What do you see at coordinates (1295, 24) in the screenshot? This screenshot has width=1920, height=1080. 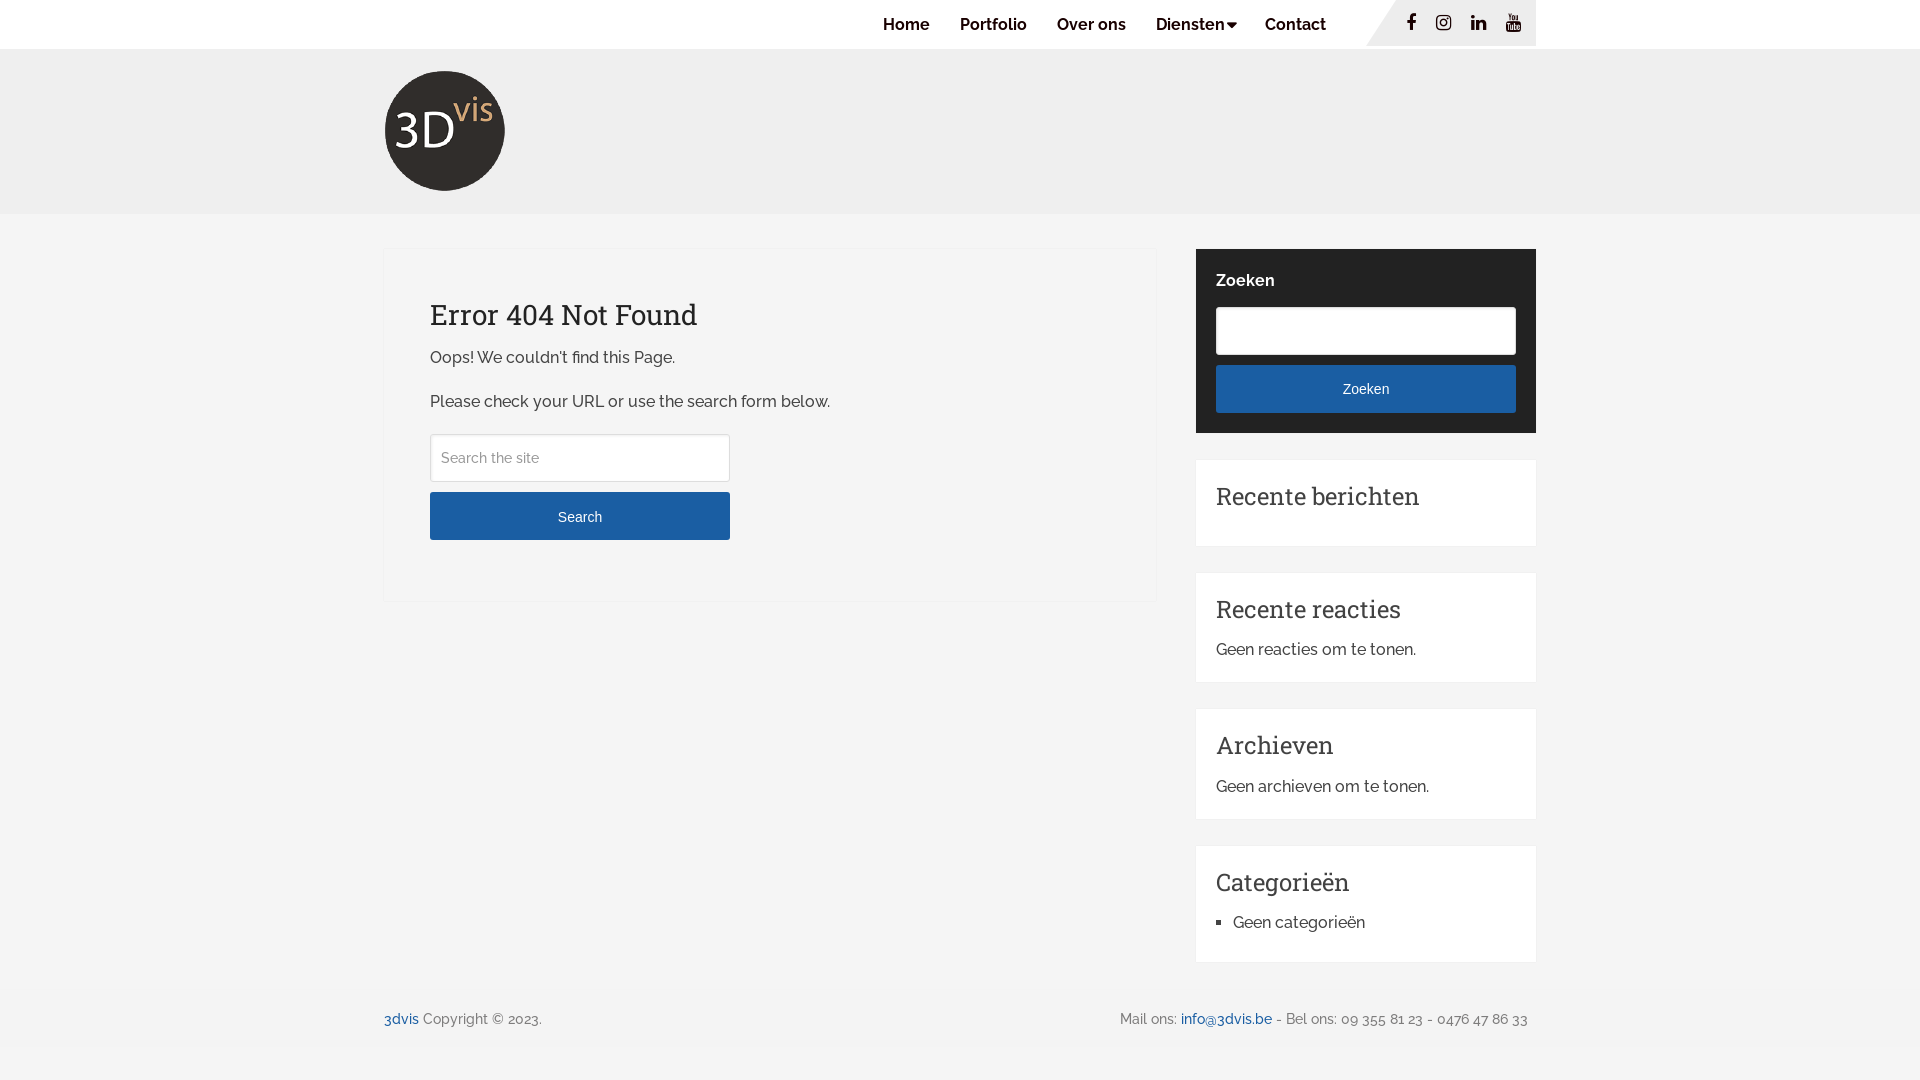 I see `'Contact'` at bounding box center [1295, 24].